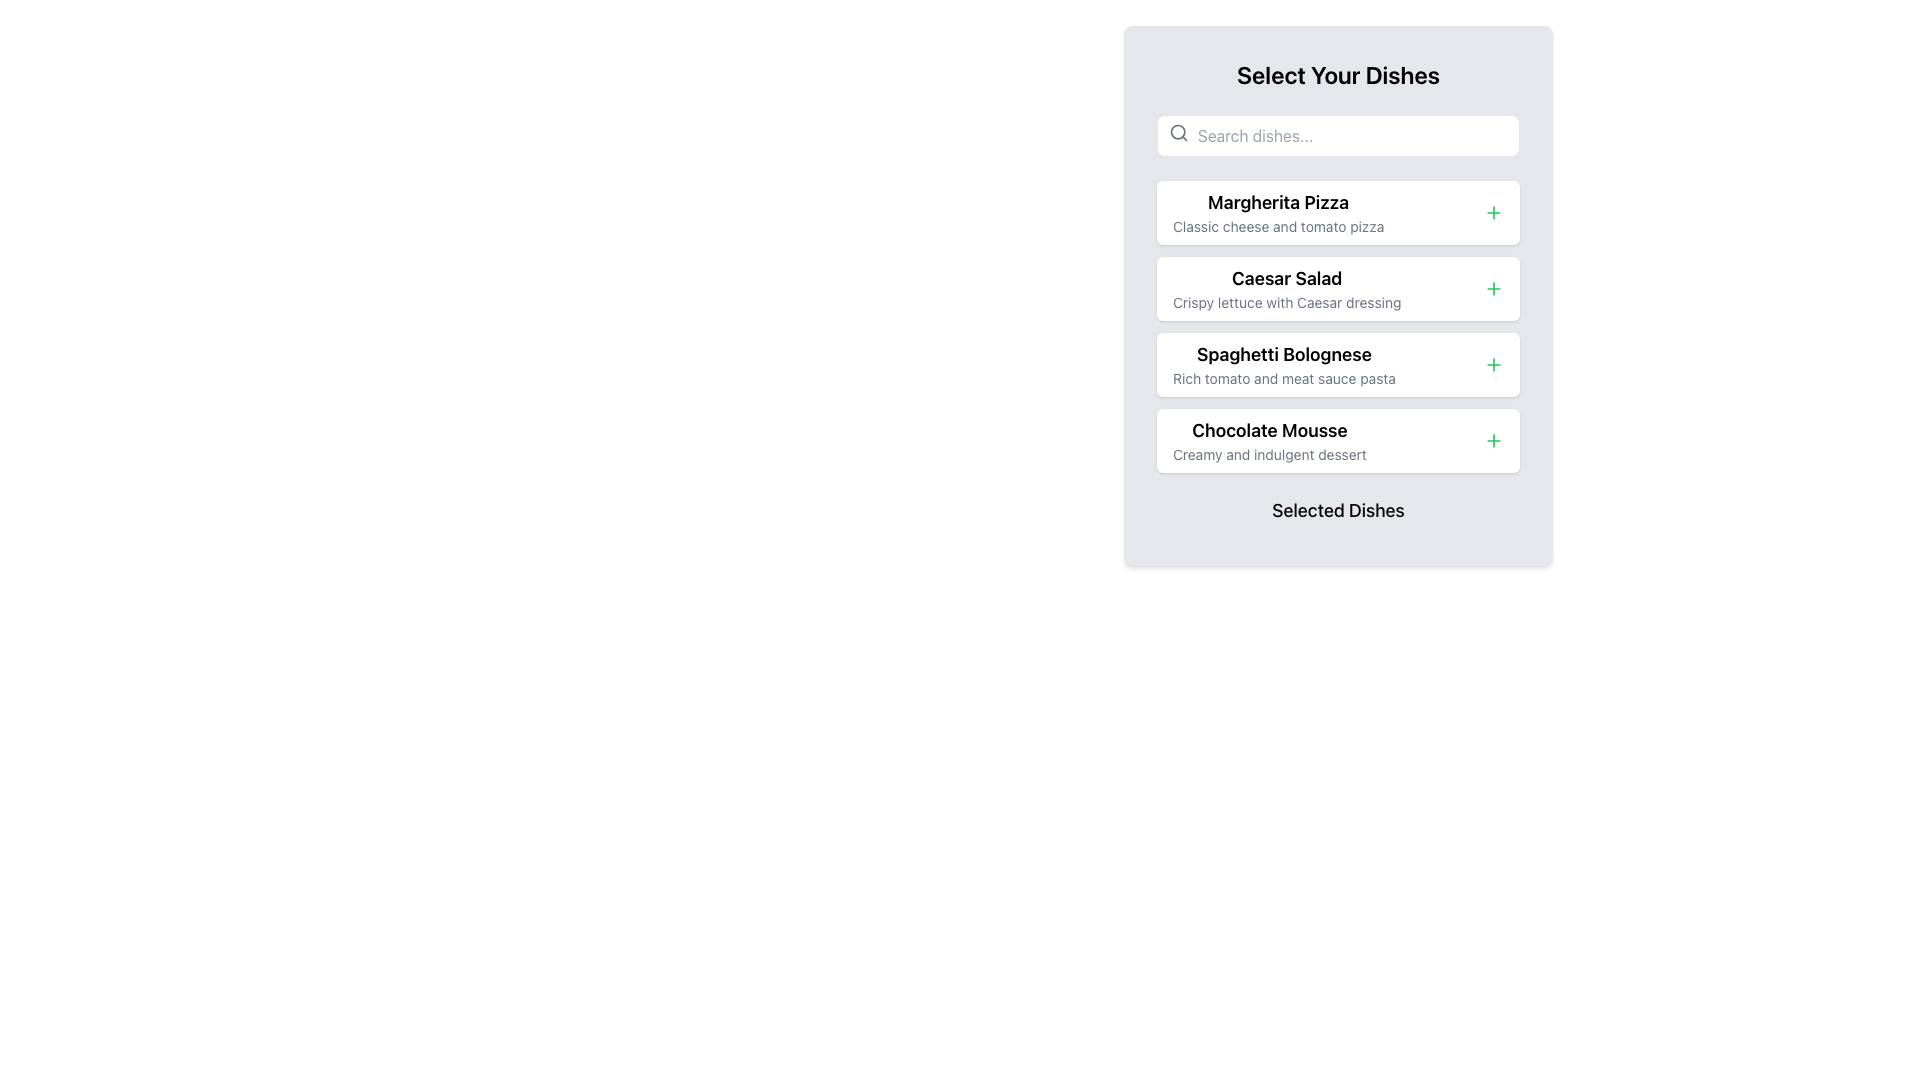  What do you see at coordinates (1493, 365) in the screenshot?
I see `the green-colored cross-shaped icon resembling a plus sign` at bounding box center [1493, 365].